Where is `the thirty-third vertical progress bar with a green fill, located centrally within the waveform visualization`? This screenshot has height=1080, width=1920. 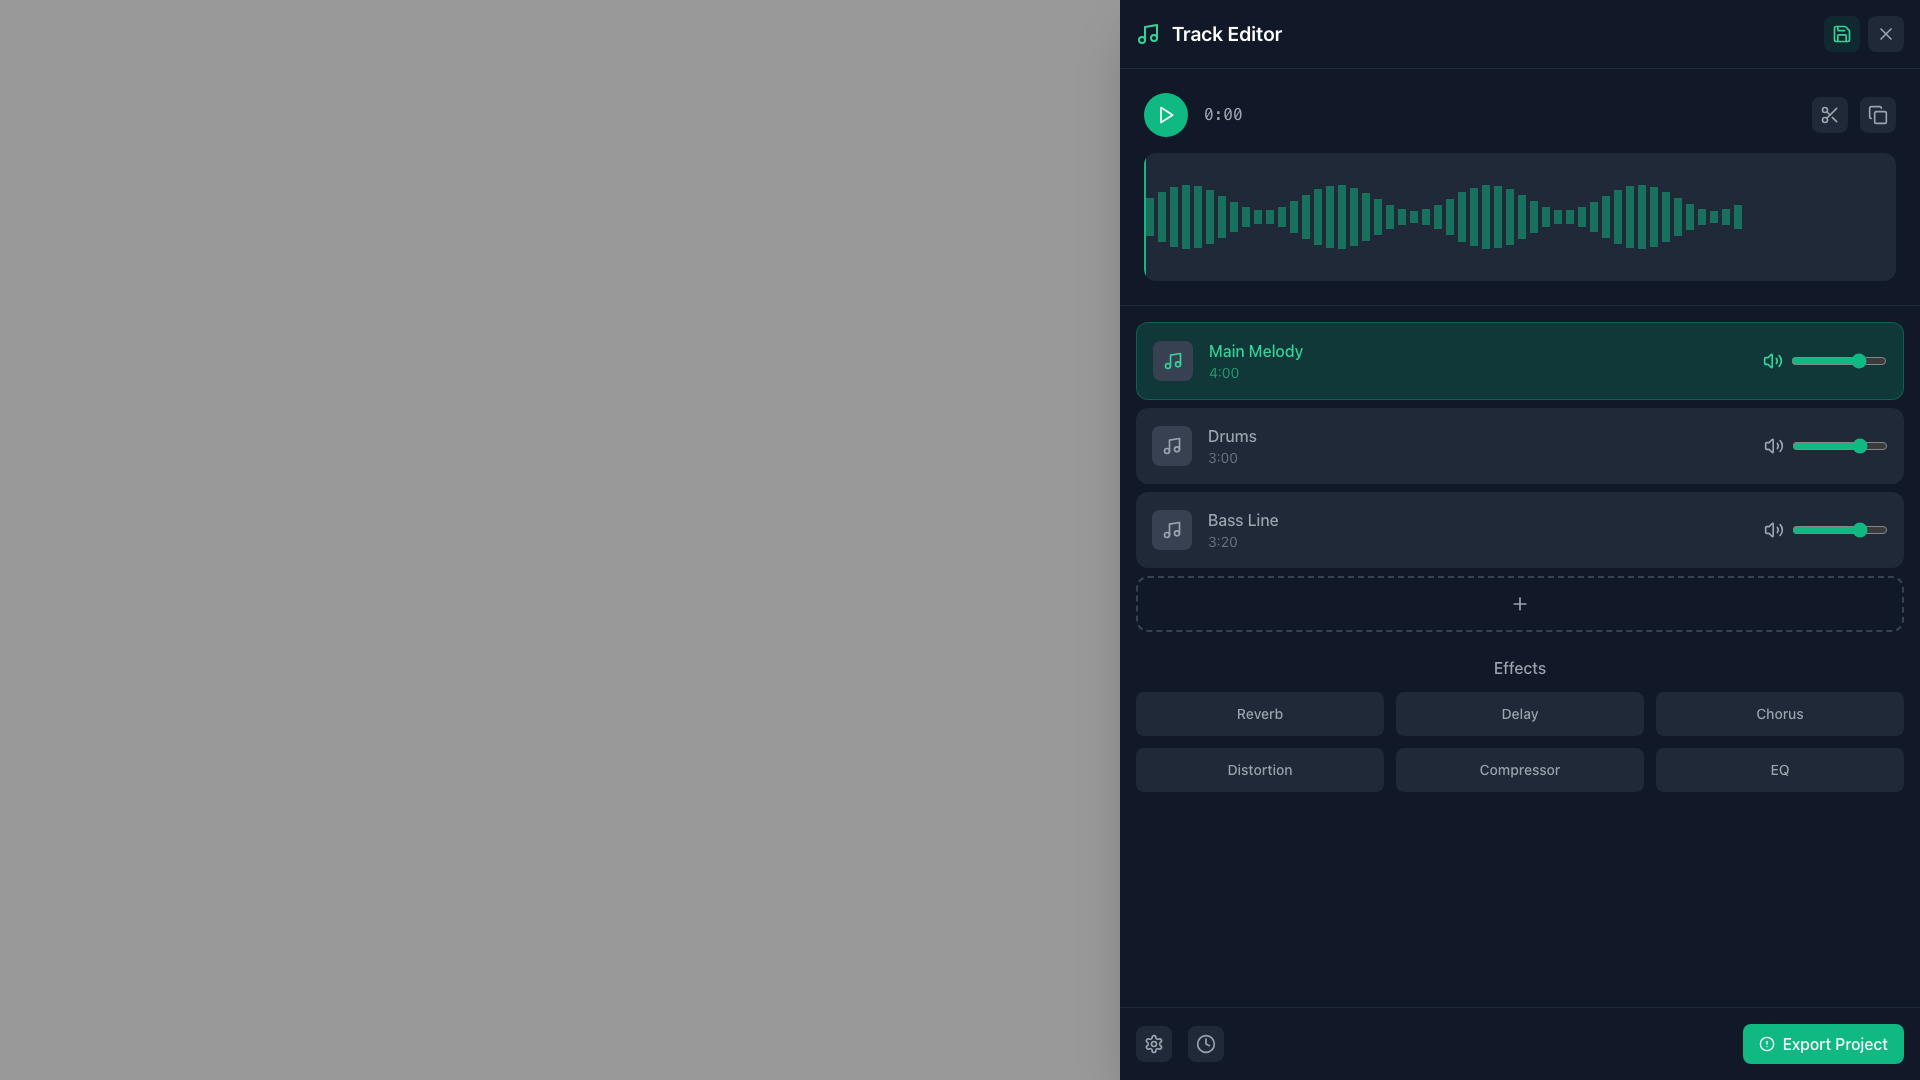 the thirty-third vertical progress bar with a green fill, located centrally within the waveform visualization is located at coordinates (1557, 216).